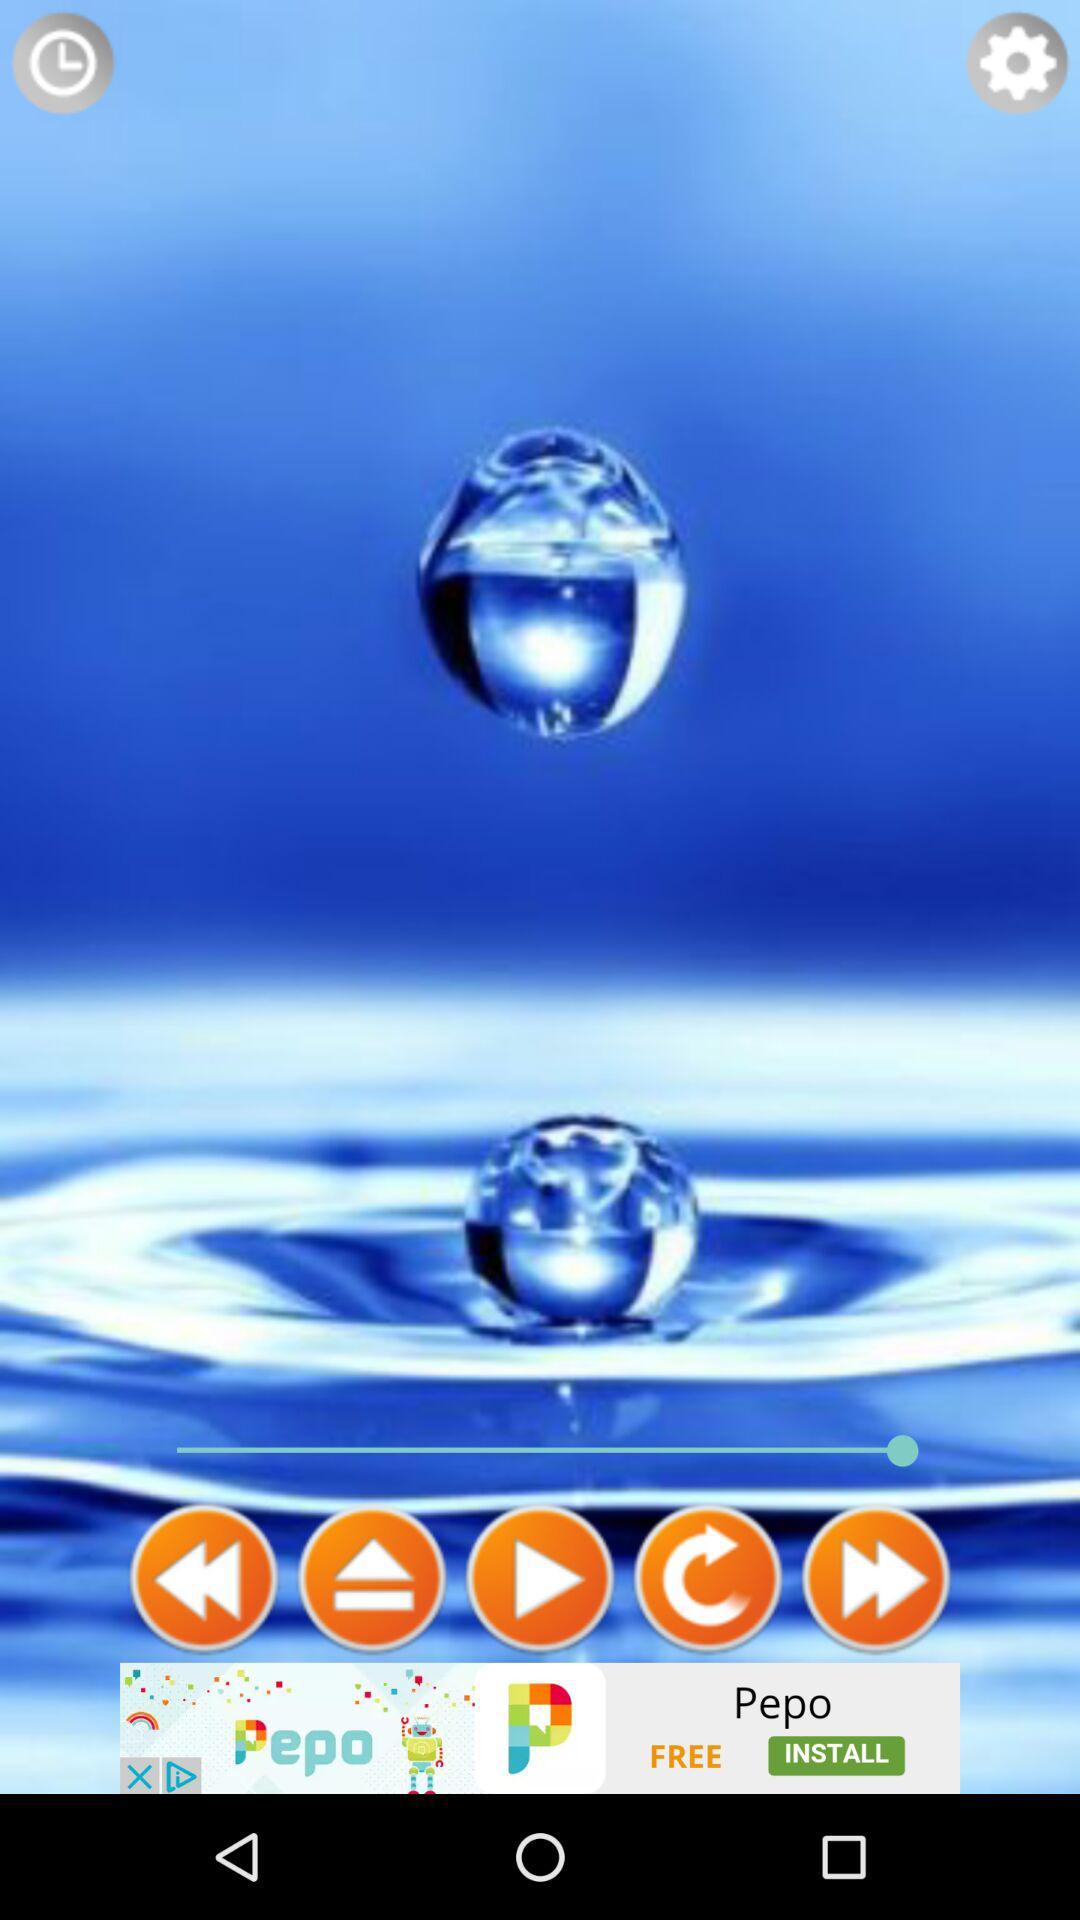  Describe the element at coordinates (540, 1577) in the screenshot. I see `palely` at that location.